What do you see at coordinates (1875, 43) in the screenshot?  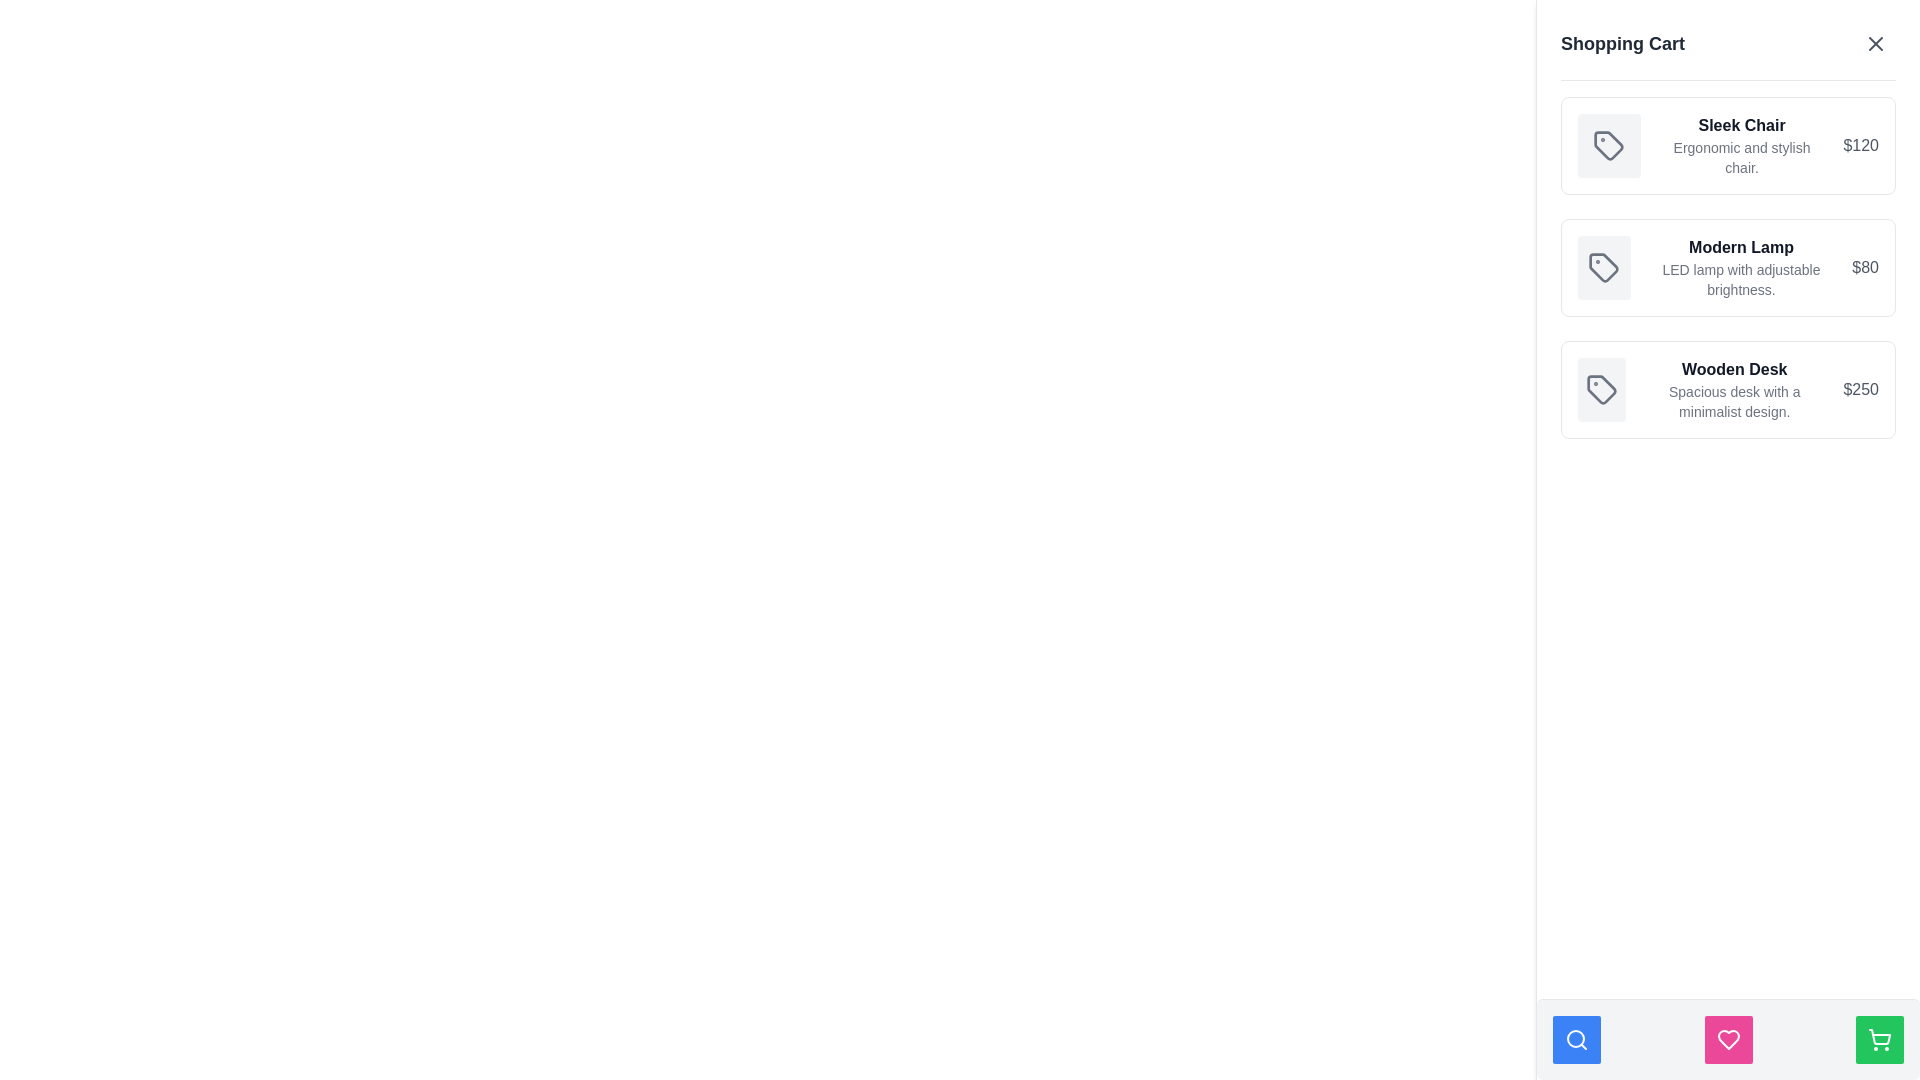 I see `the close button located at the top-right corner of the 'Shopping Cart' panel to change its color` at bounding box center [1875, 43].